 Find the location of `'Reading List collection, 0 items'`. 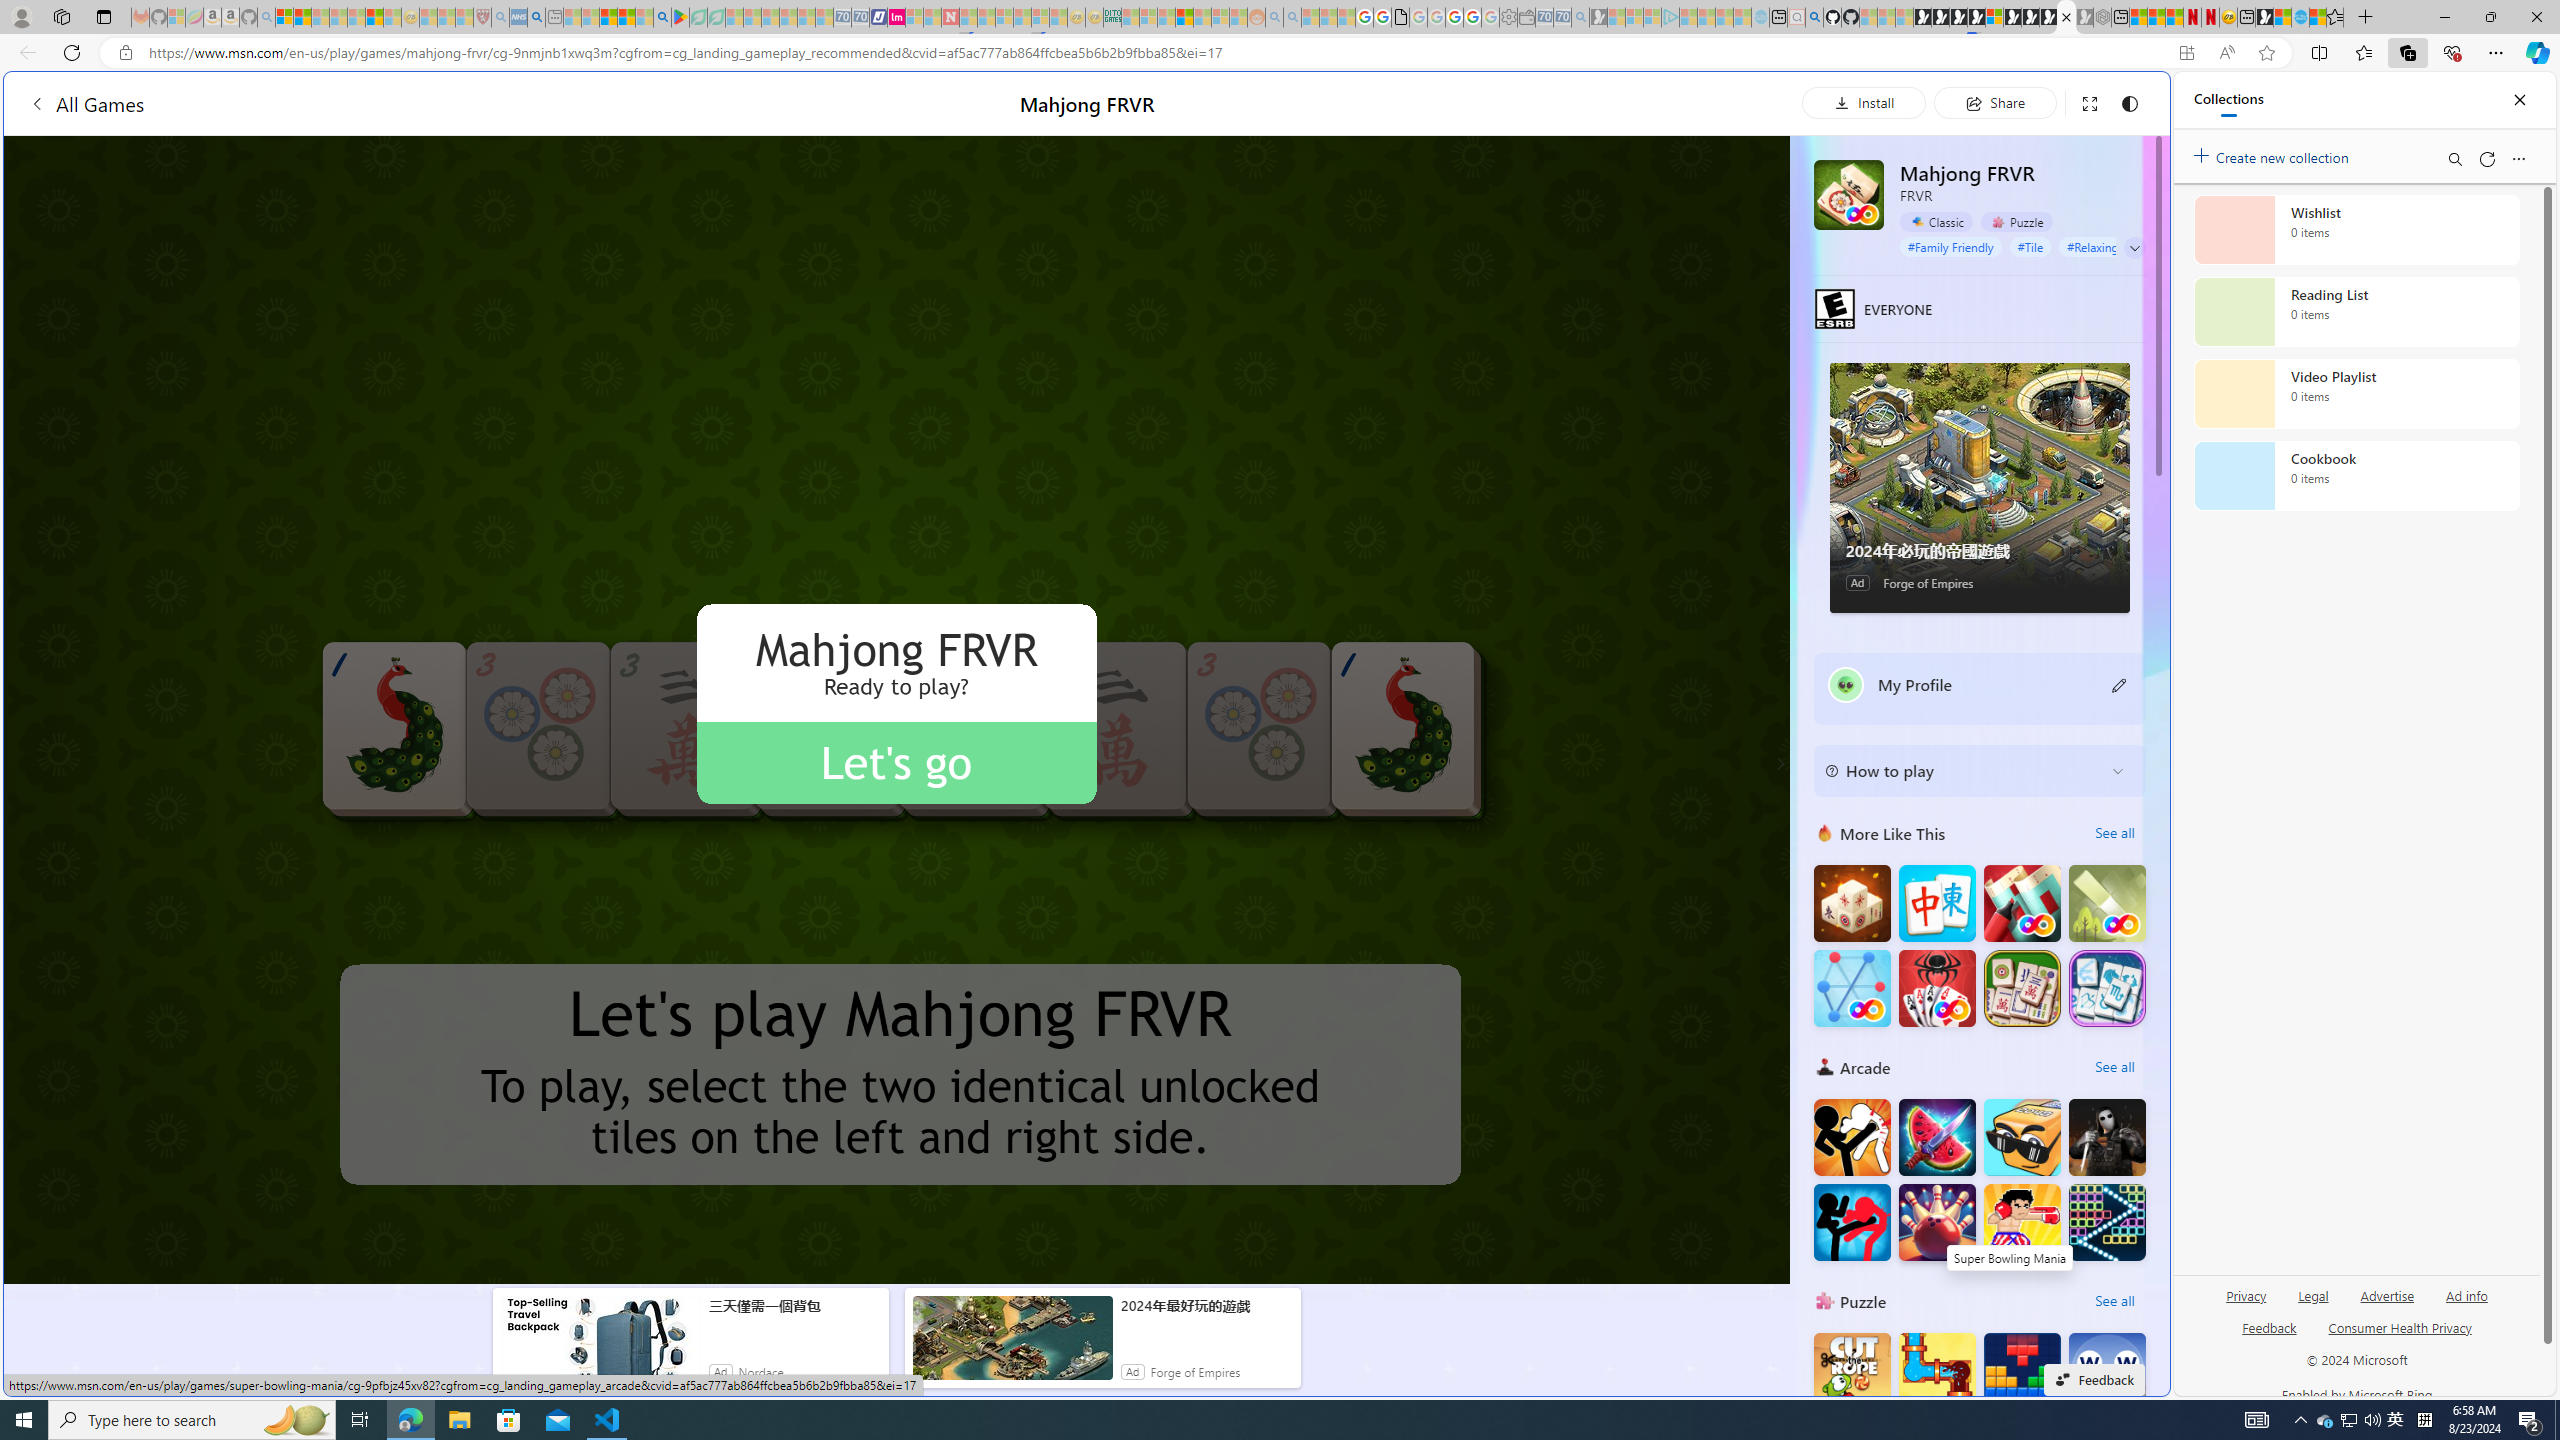

'Reading List collection, 0 items' is located at coordinates (2356, 310).